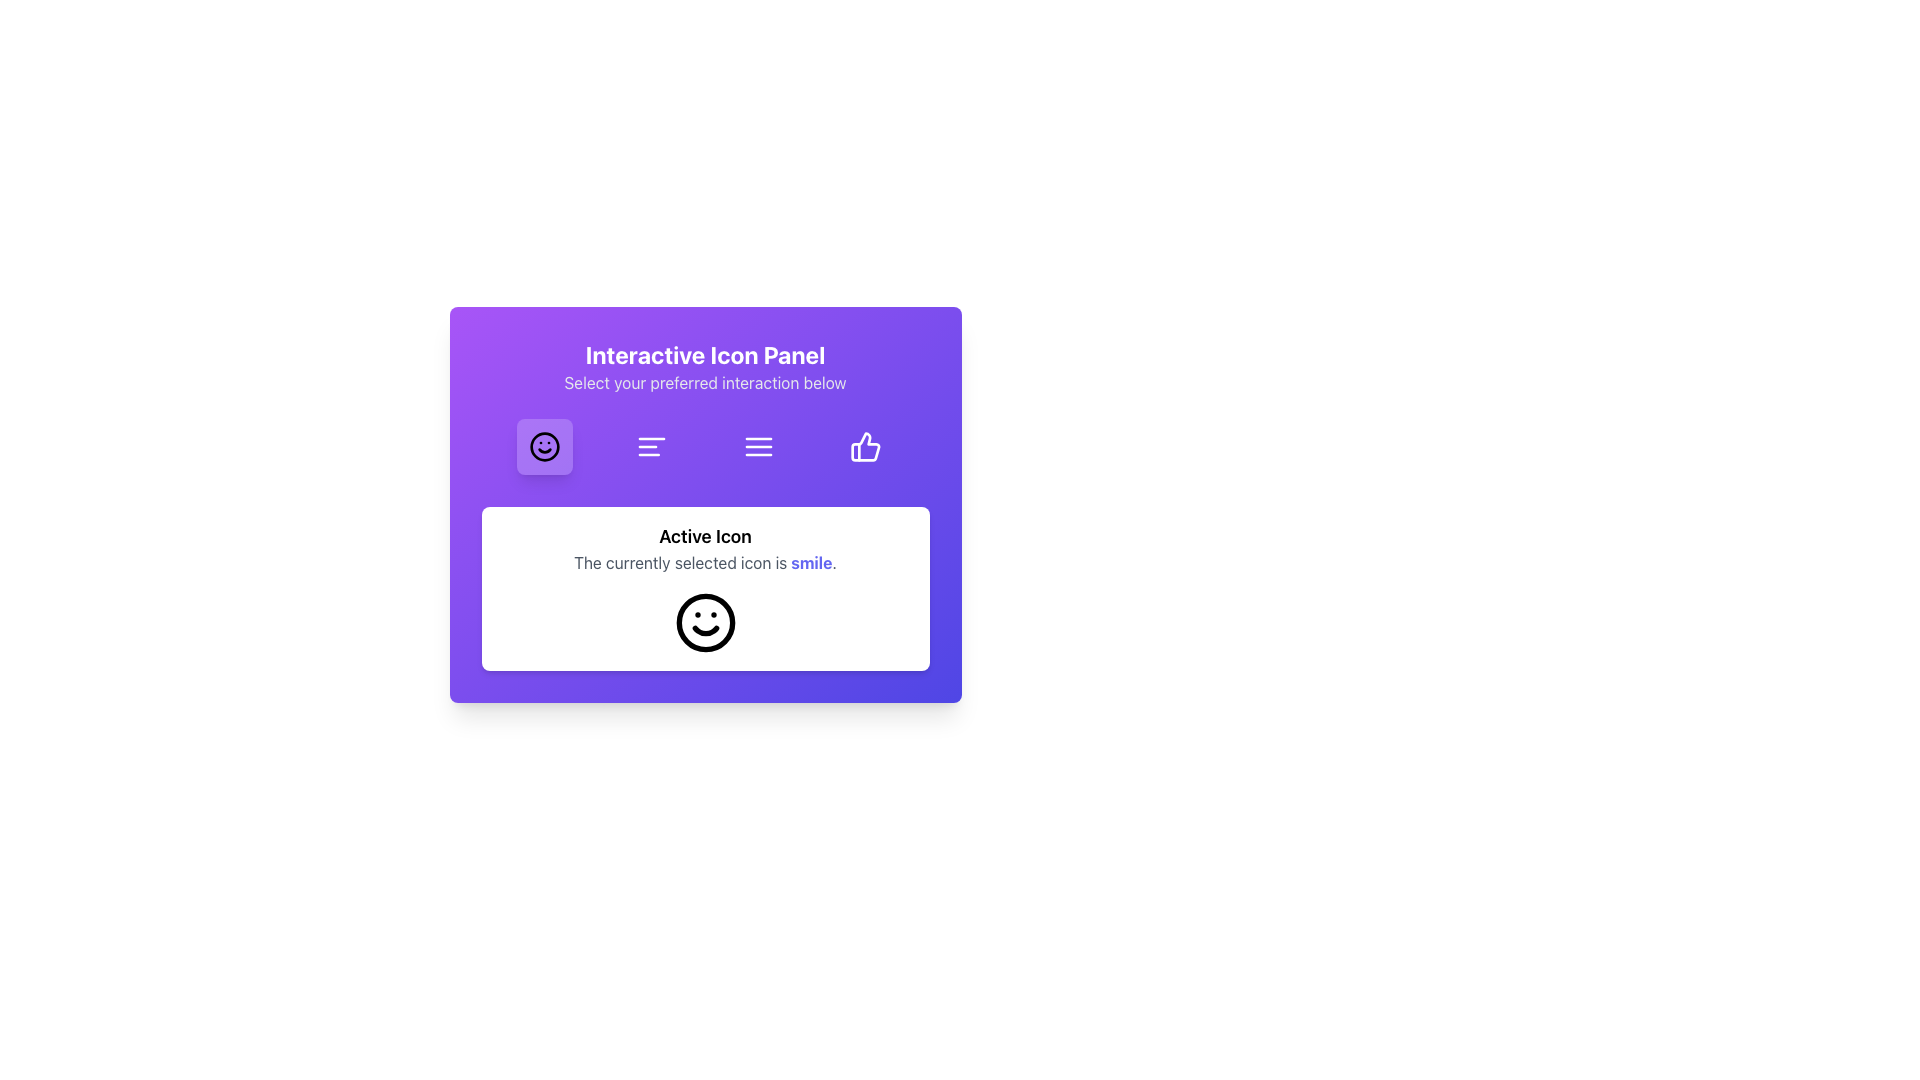 This screenshot has height=1080, width=1920. Describe the element at coordinates (705, 622) in the screenshot. I see `the smiley face icon located within the 'Active Icon' box, which is centrally positioned below the 'Interactive Icon Panel.'` at that location.